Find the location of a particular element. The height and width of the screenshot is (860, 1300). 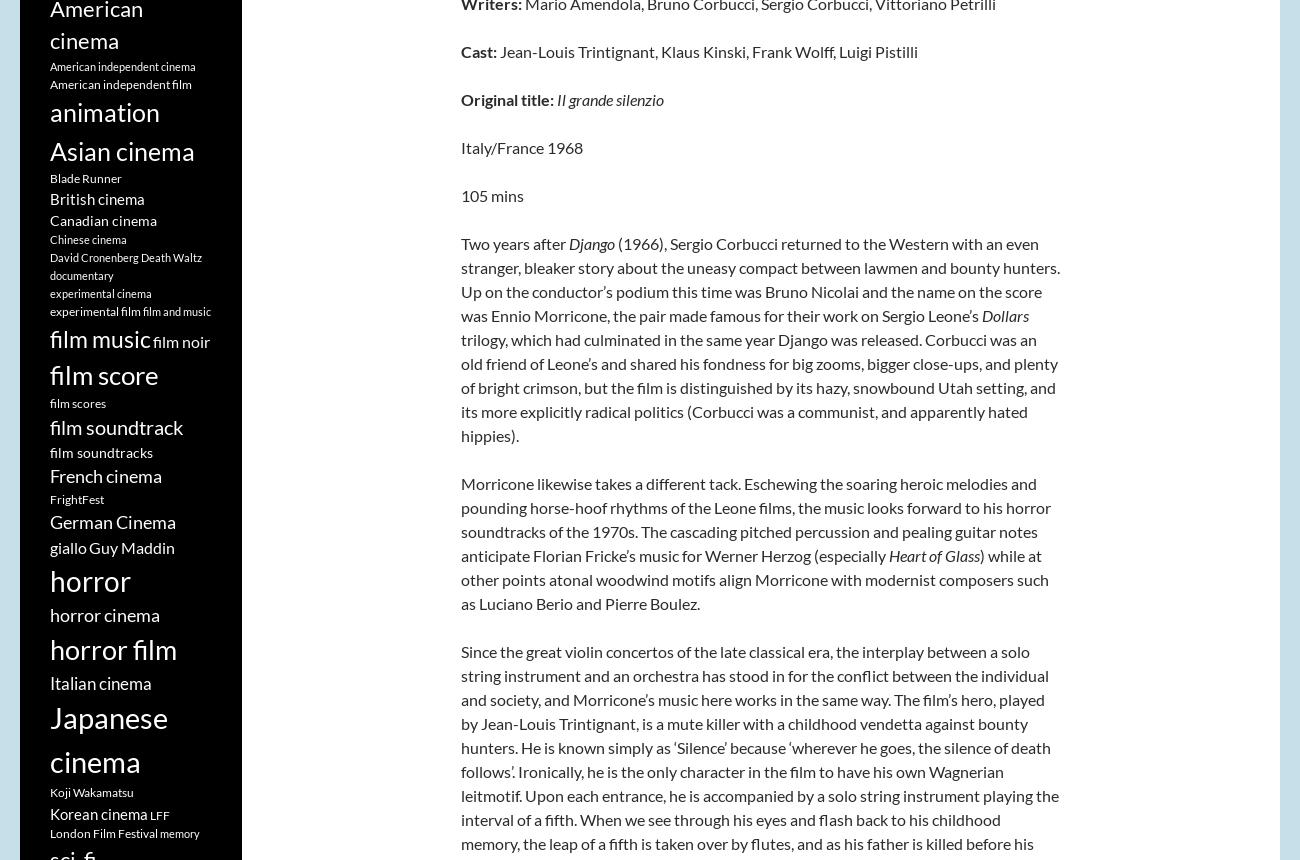

'film music' is located at coordinates (100, 337).